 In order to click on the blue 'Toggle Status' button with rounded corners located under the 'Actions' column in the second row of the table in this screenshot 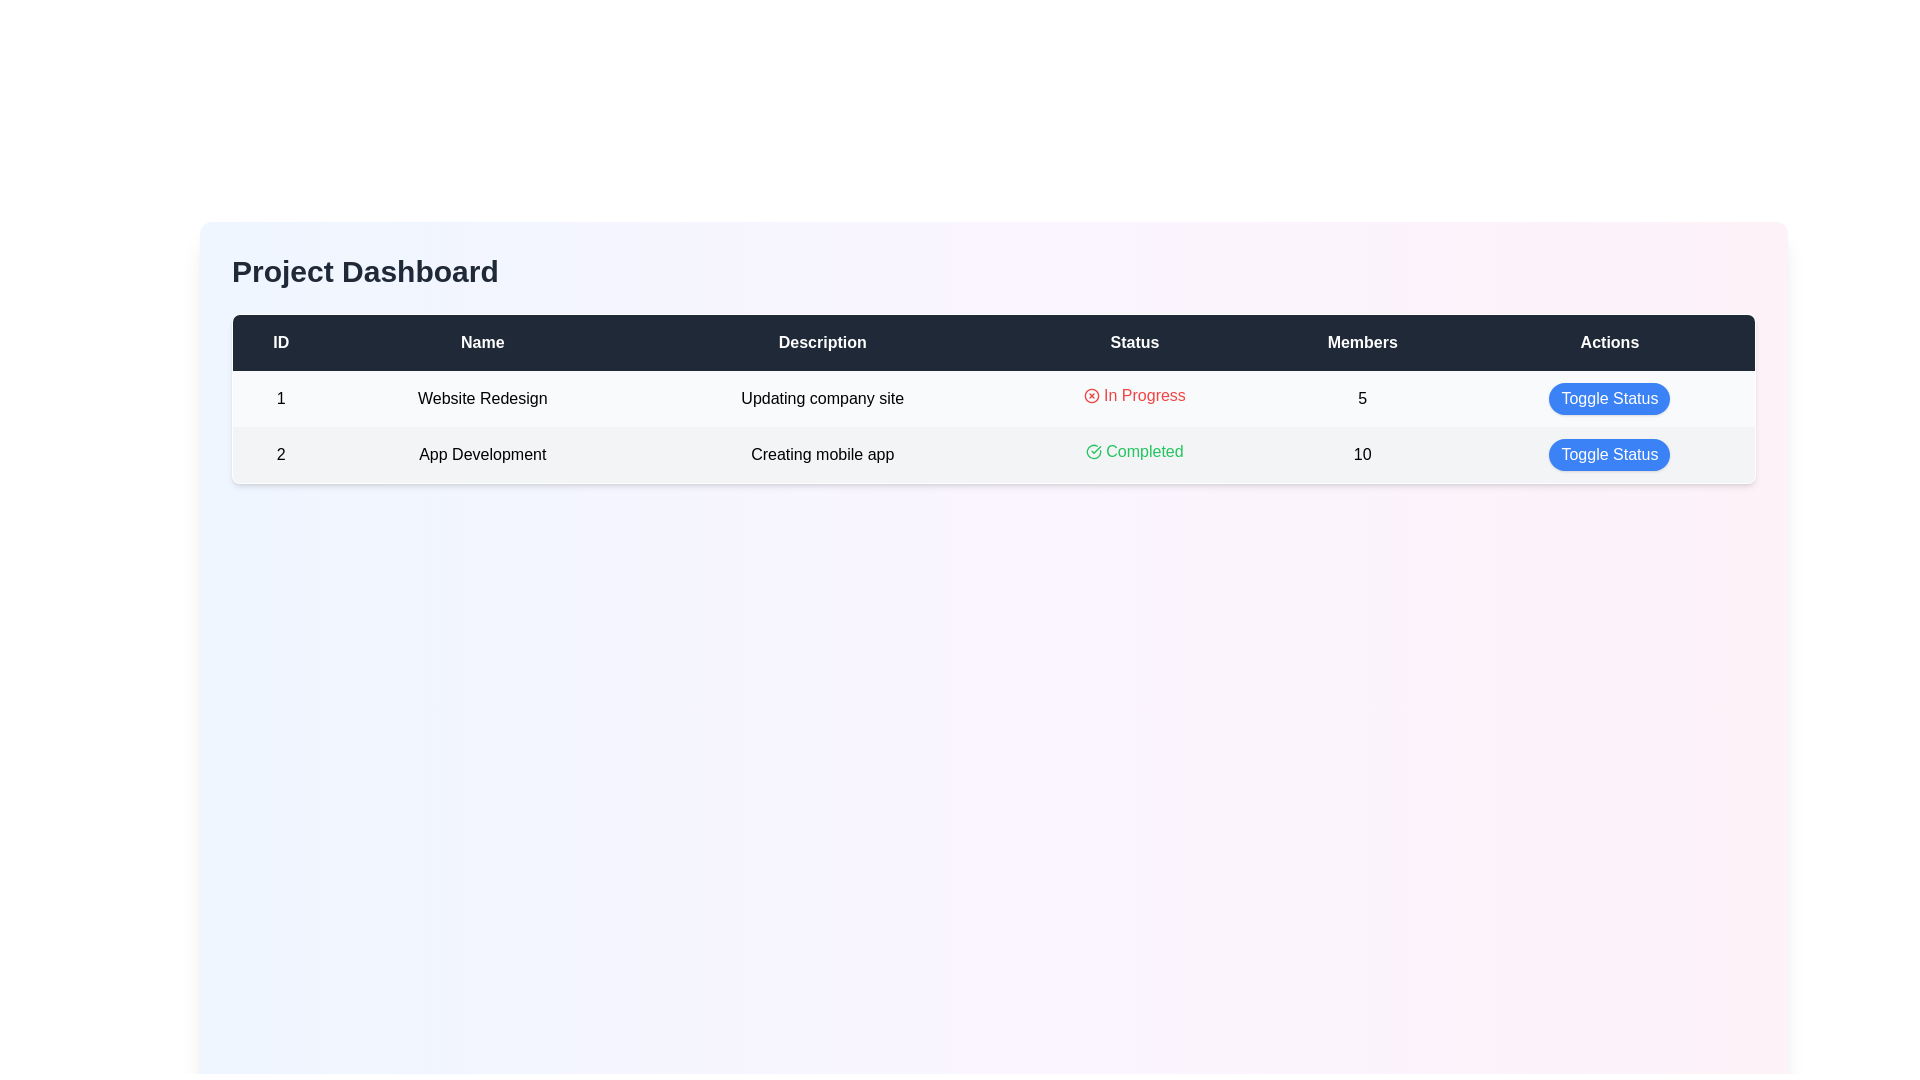, I will do `click(1609, 455)`.